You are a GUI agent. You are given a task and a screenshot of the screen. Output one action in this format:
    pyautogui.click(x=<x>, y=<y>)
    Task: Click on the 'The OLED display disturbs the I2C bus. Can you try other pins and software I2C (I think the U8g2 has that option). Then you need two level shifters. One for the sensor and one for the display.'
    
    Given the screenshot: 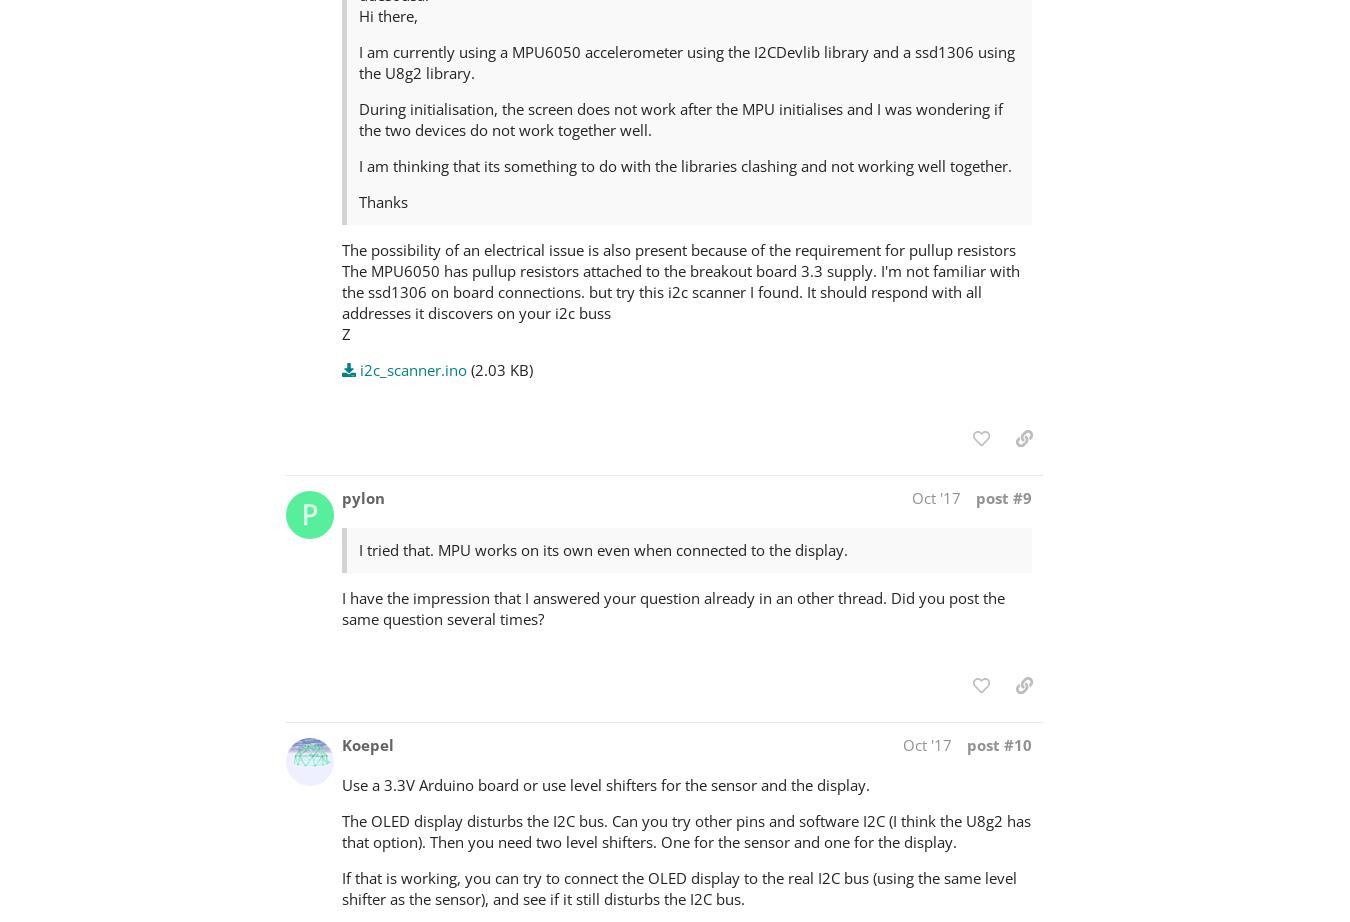 What is the action you would take?
    pyautogui.click(x=341, y=829)
    